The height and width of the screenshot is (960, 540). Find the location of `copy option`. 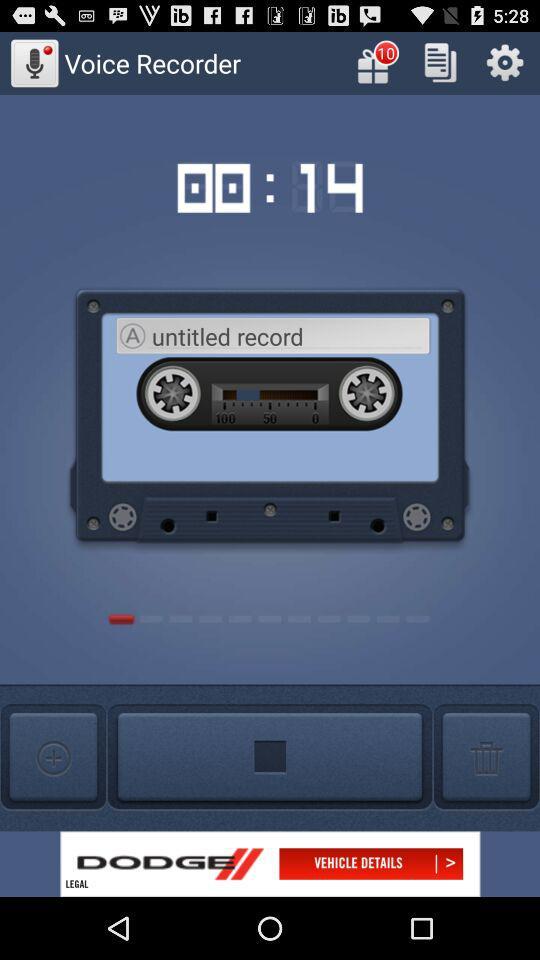

copy option is located at coordinates (440, 62).